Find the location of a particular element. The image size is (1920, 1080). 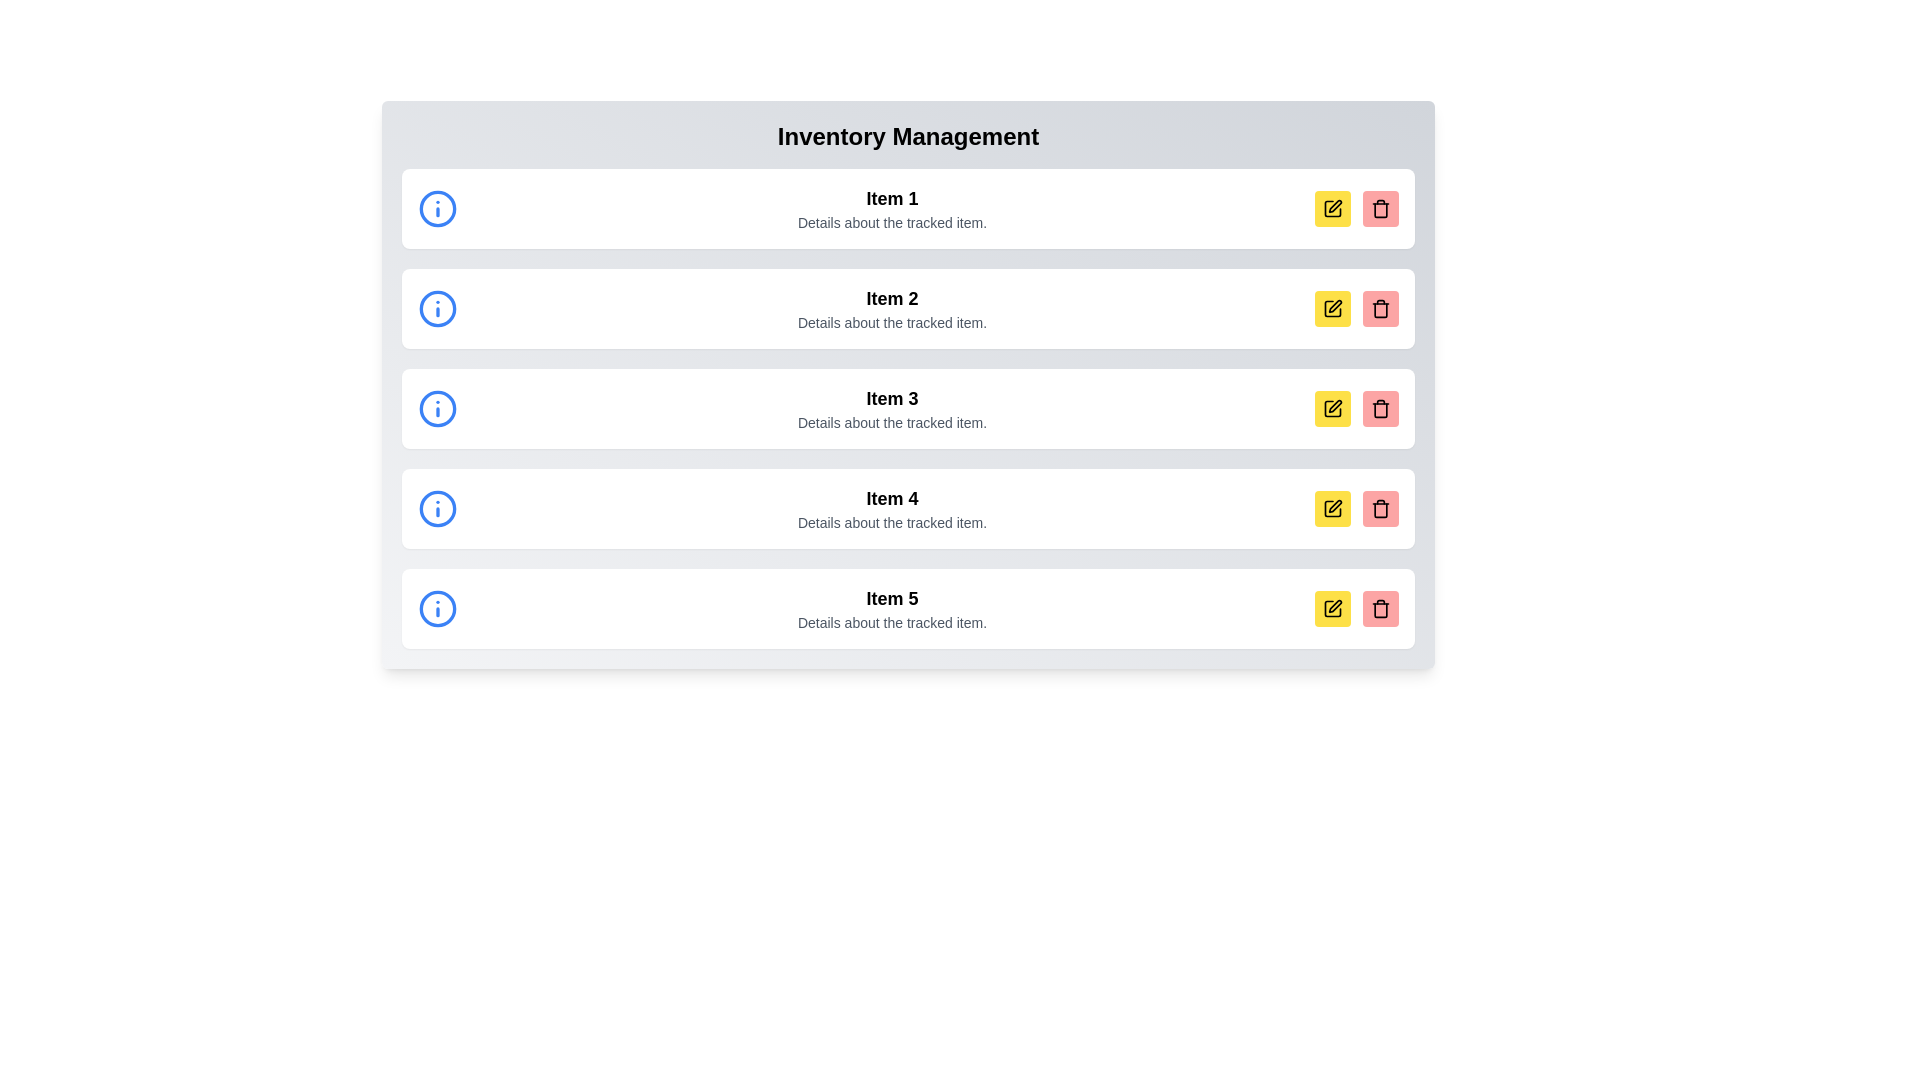

the information indicator icon positioned to the left of the 'Item 5' entry, which provides additional context related to that item is located at coordinates (436, 608).